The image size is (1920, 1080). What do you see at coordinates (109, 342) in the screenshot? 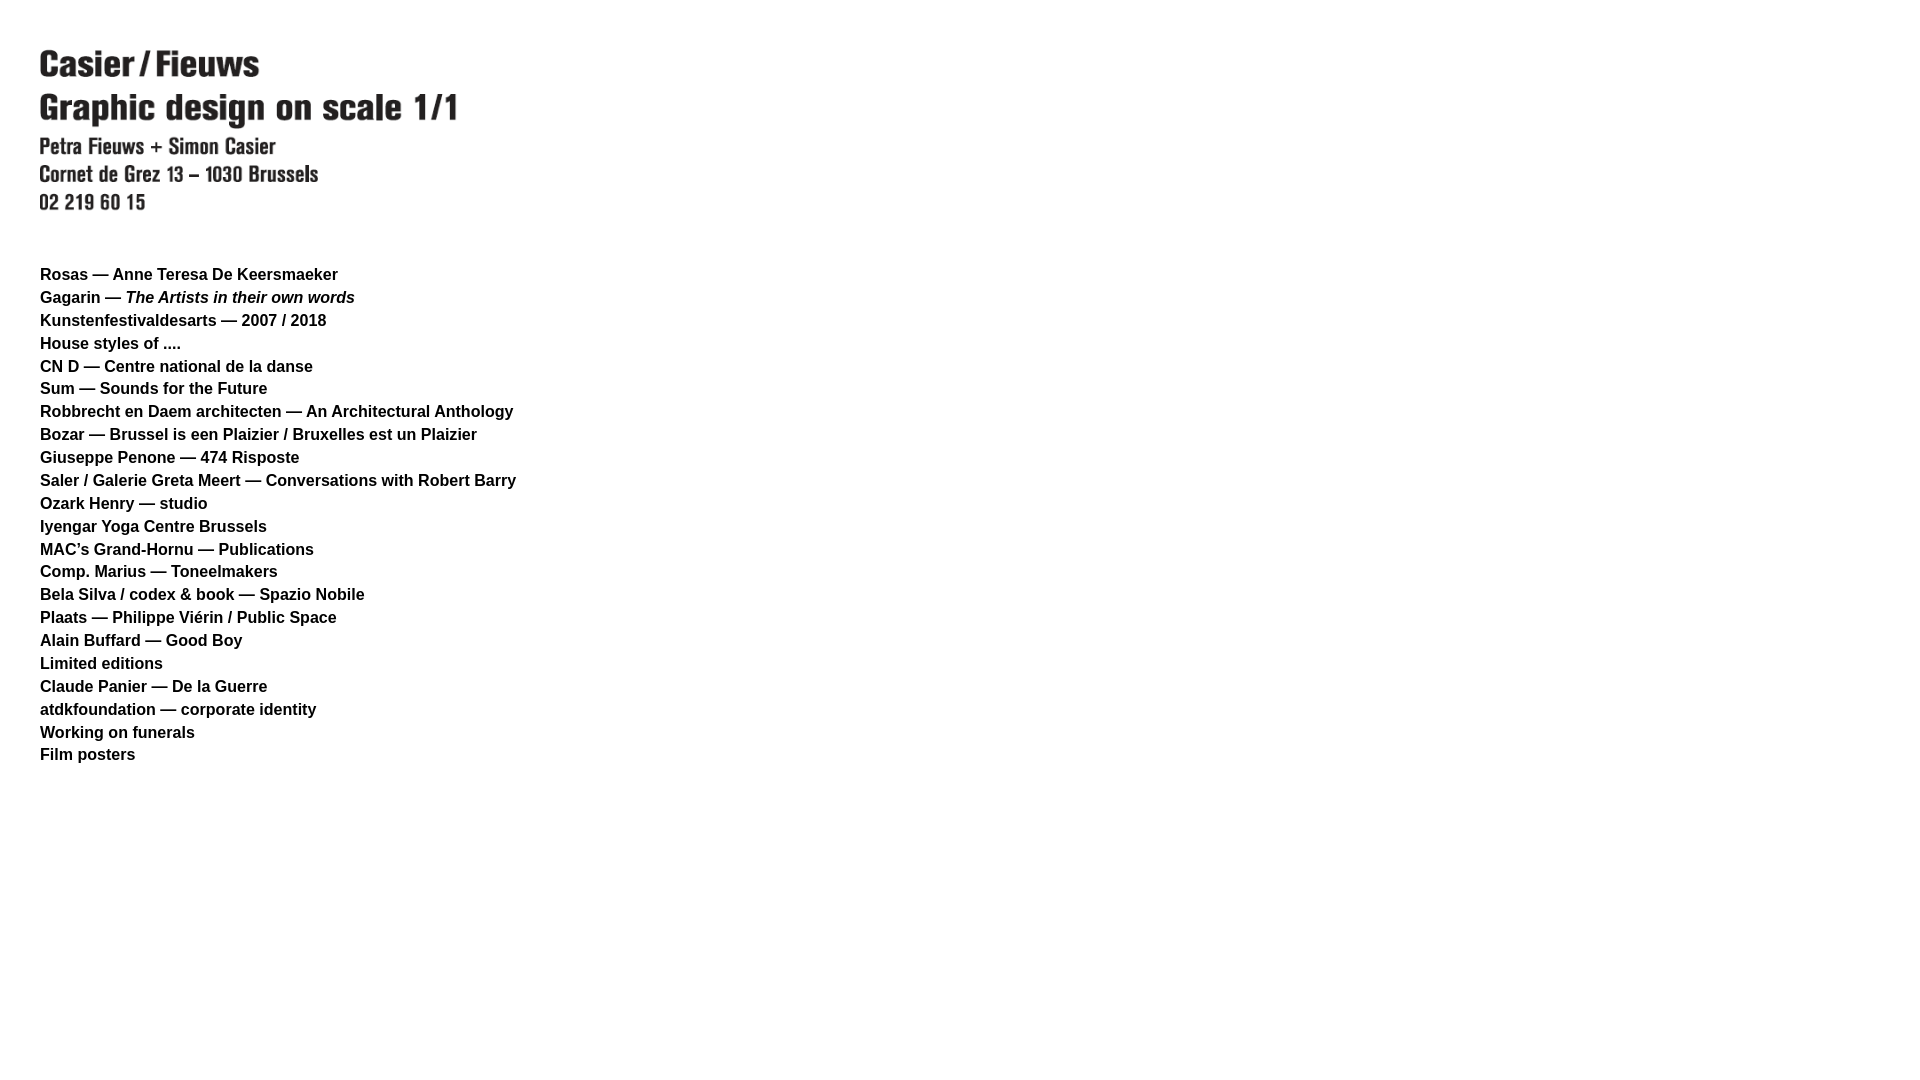
I see `'House styles of ....'` at bounding box center [109, 342].